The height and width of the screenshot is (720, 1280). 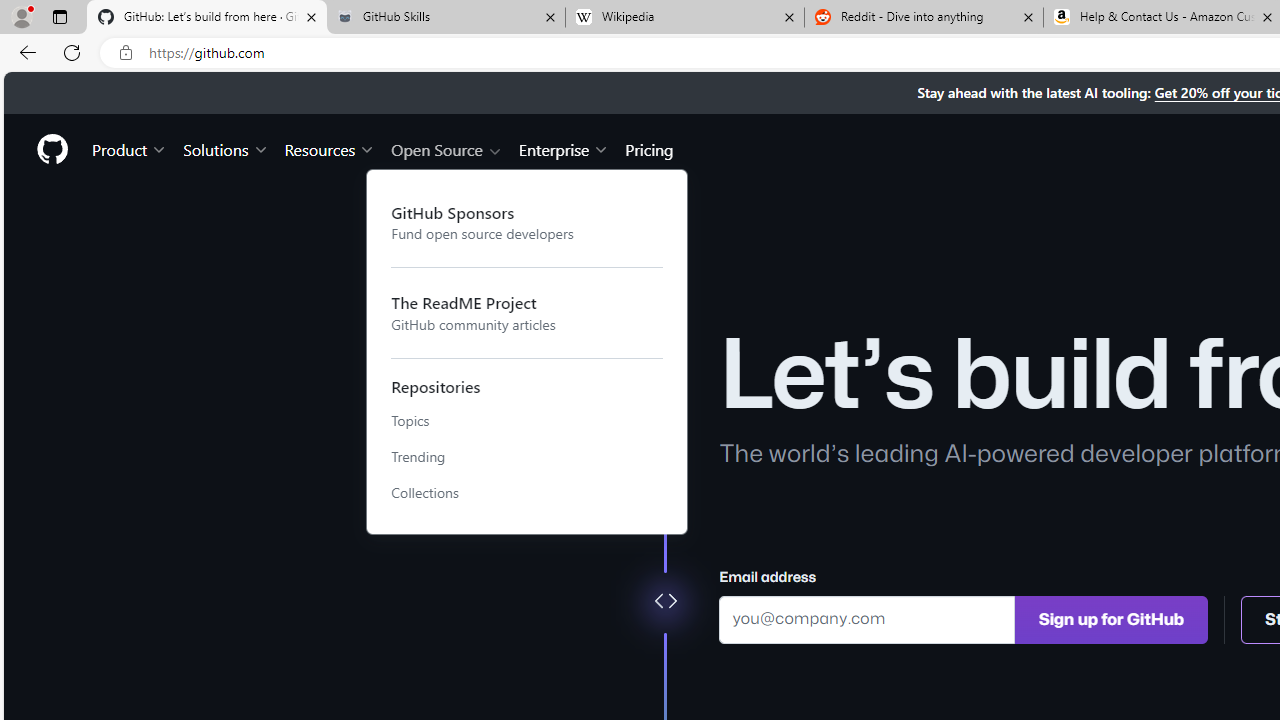 I want to click on 'Homepage', so click(x=51, y=148).